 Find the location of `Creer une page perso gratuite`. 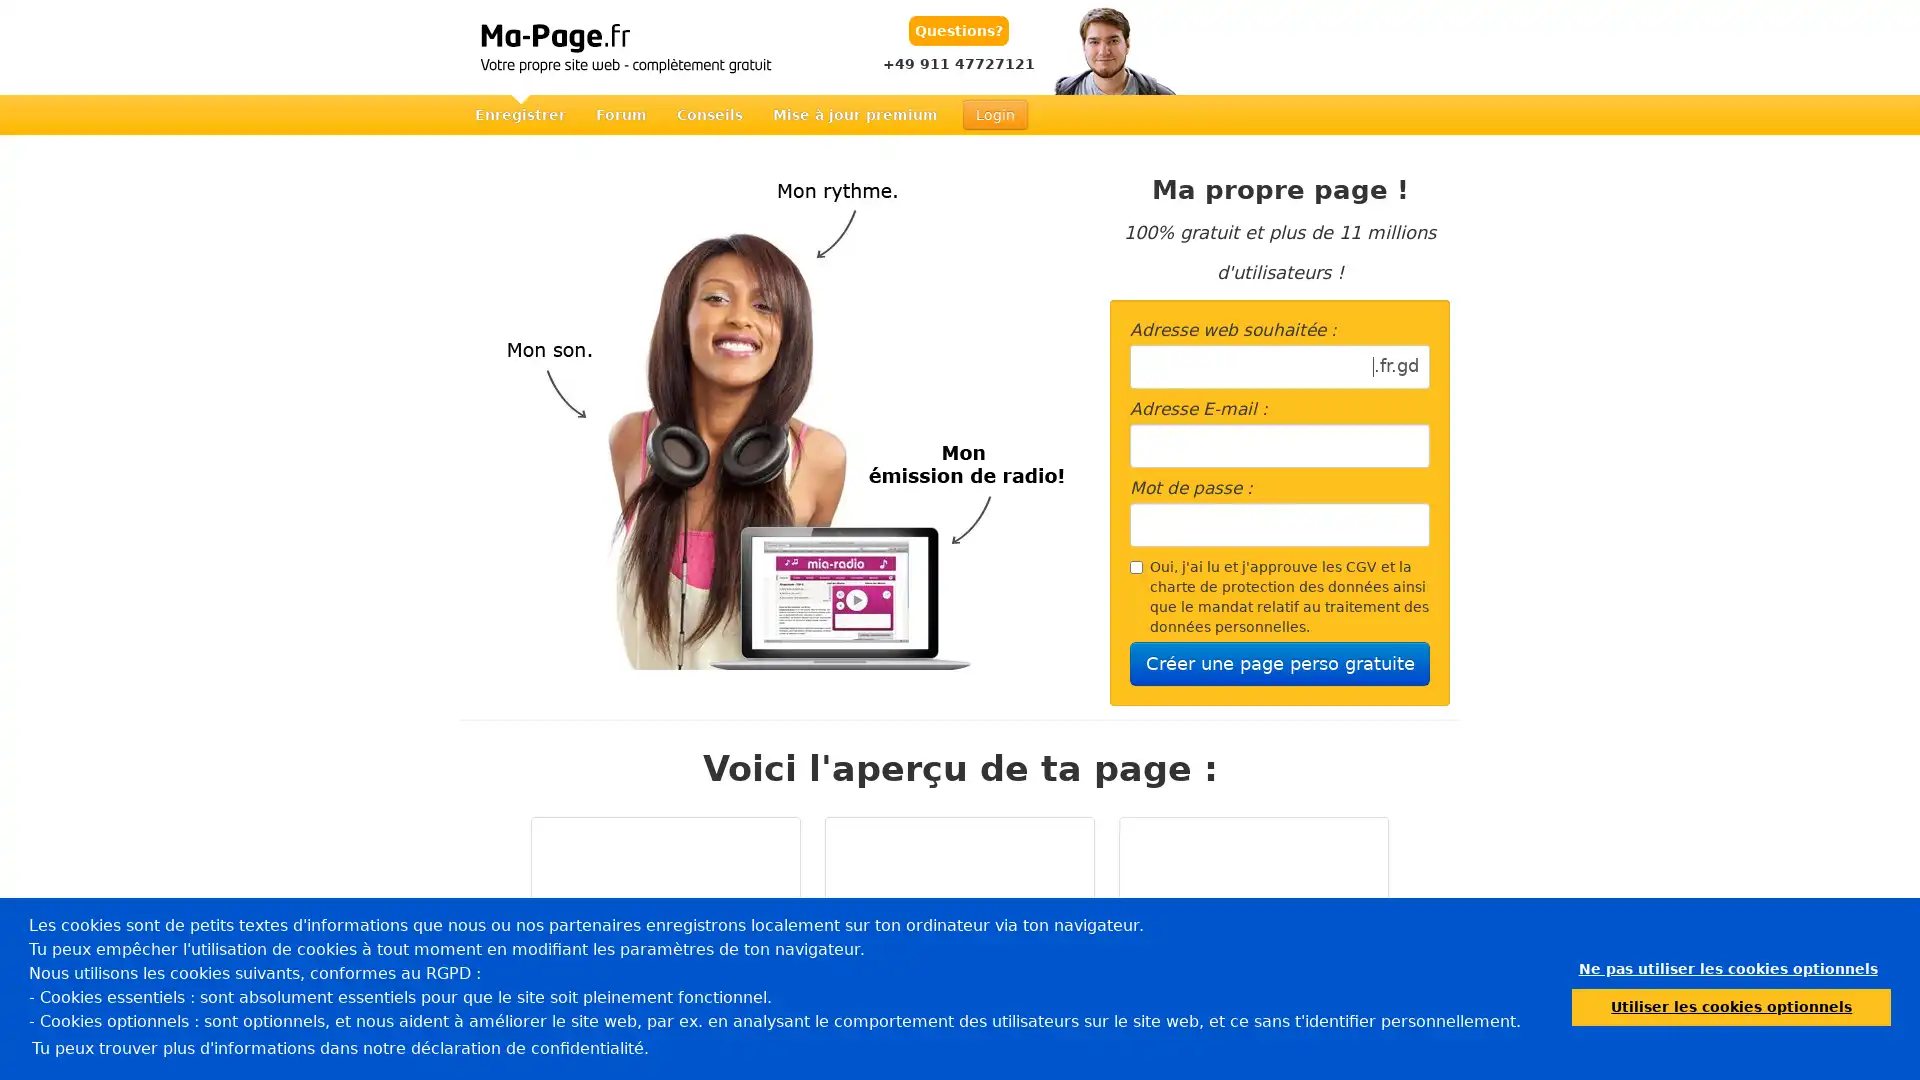

Creer une page perso gratuite is located at coordinates (1280, 663).